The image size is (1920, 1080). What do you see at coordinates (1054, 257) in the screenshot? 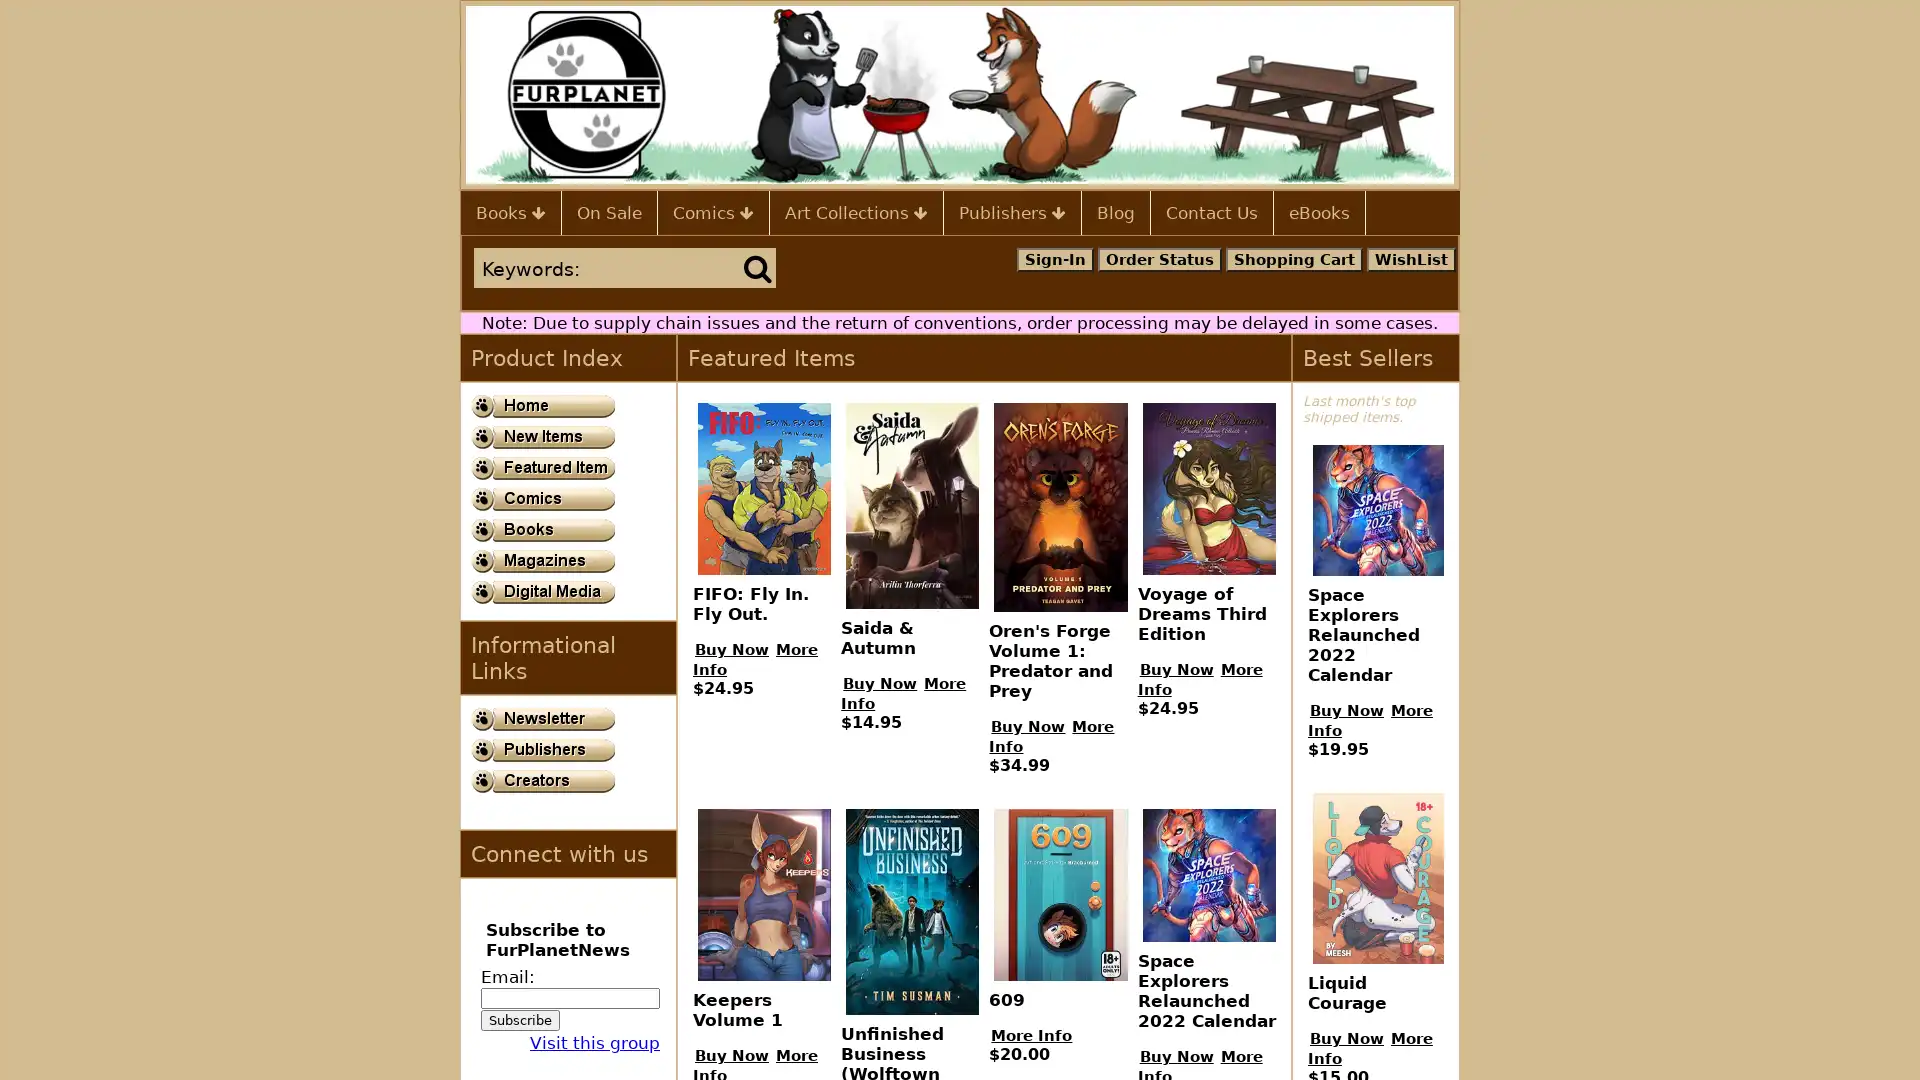
I see `Sign-In` at bounding box center [1054, 257].